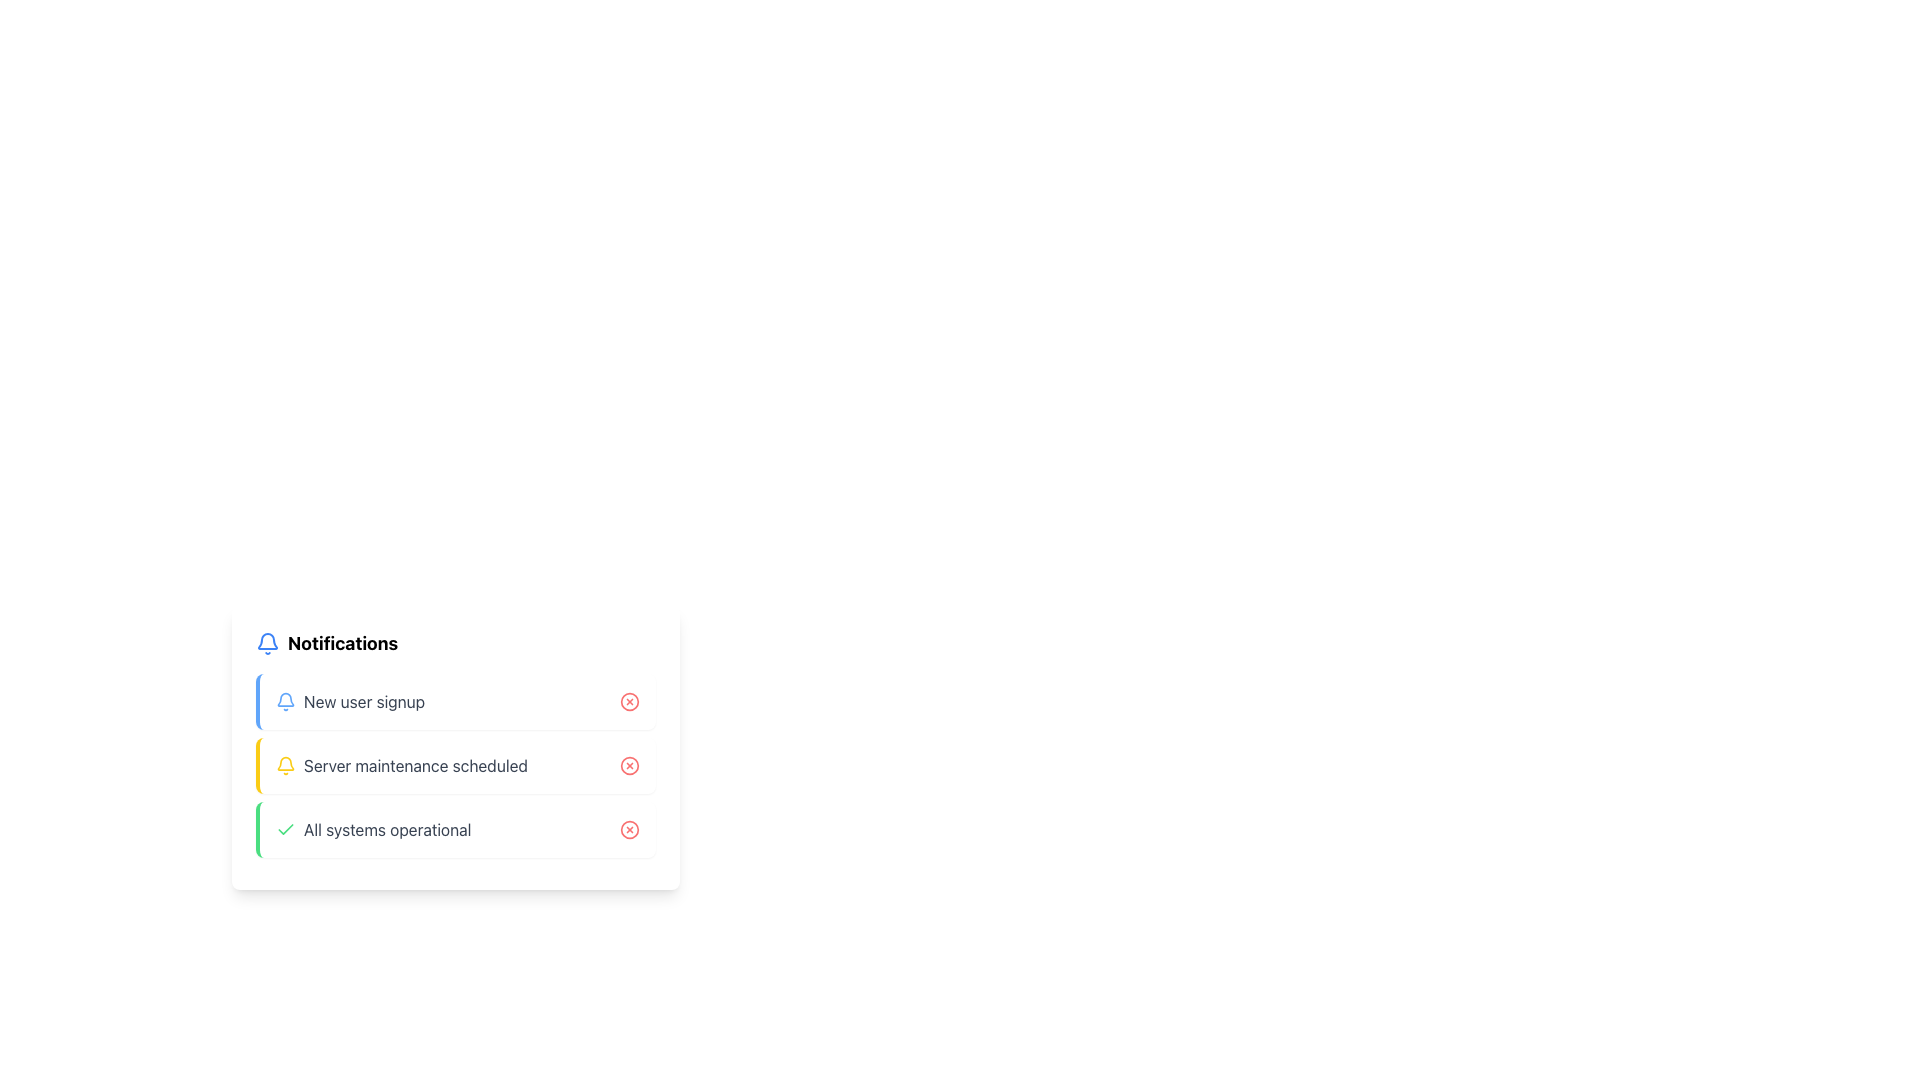  Describe the element at coordinates (373, 829) in the screenshot. I see `the notification element labeled 'All systems operational' that includes a gray text and a green checkmark icon, located within the third notification block` at that location.